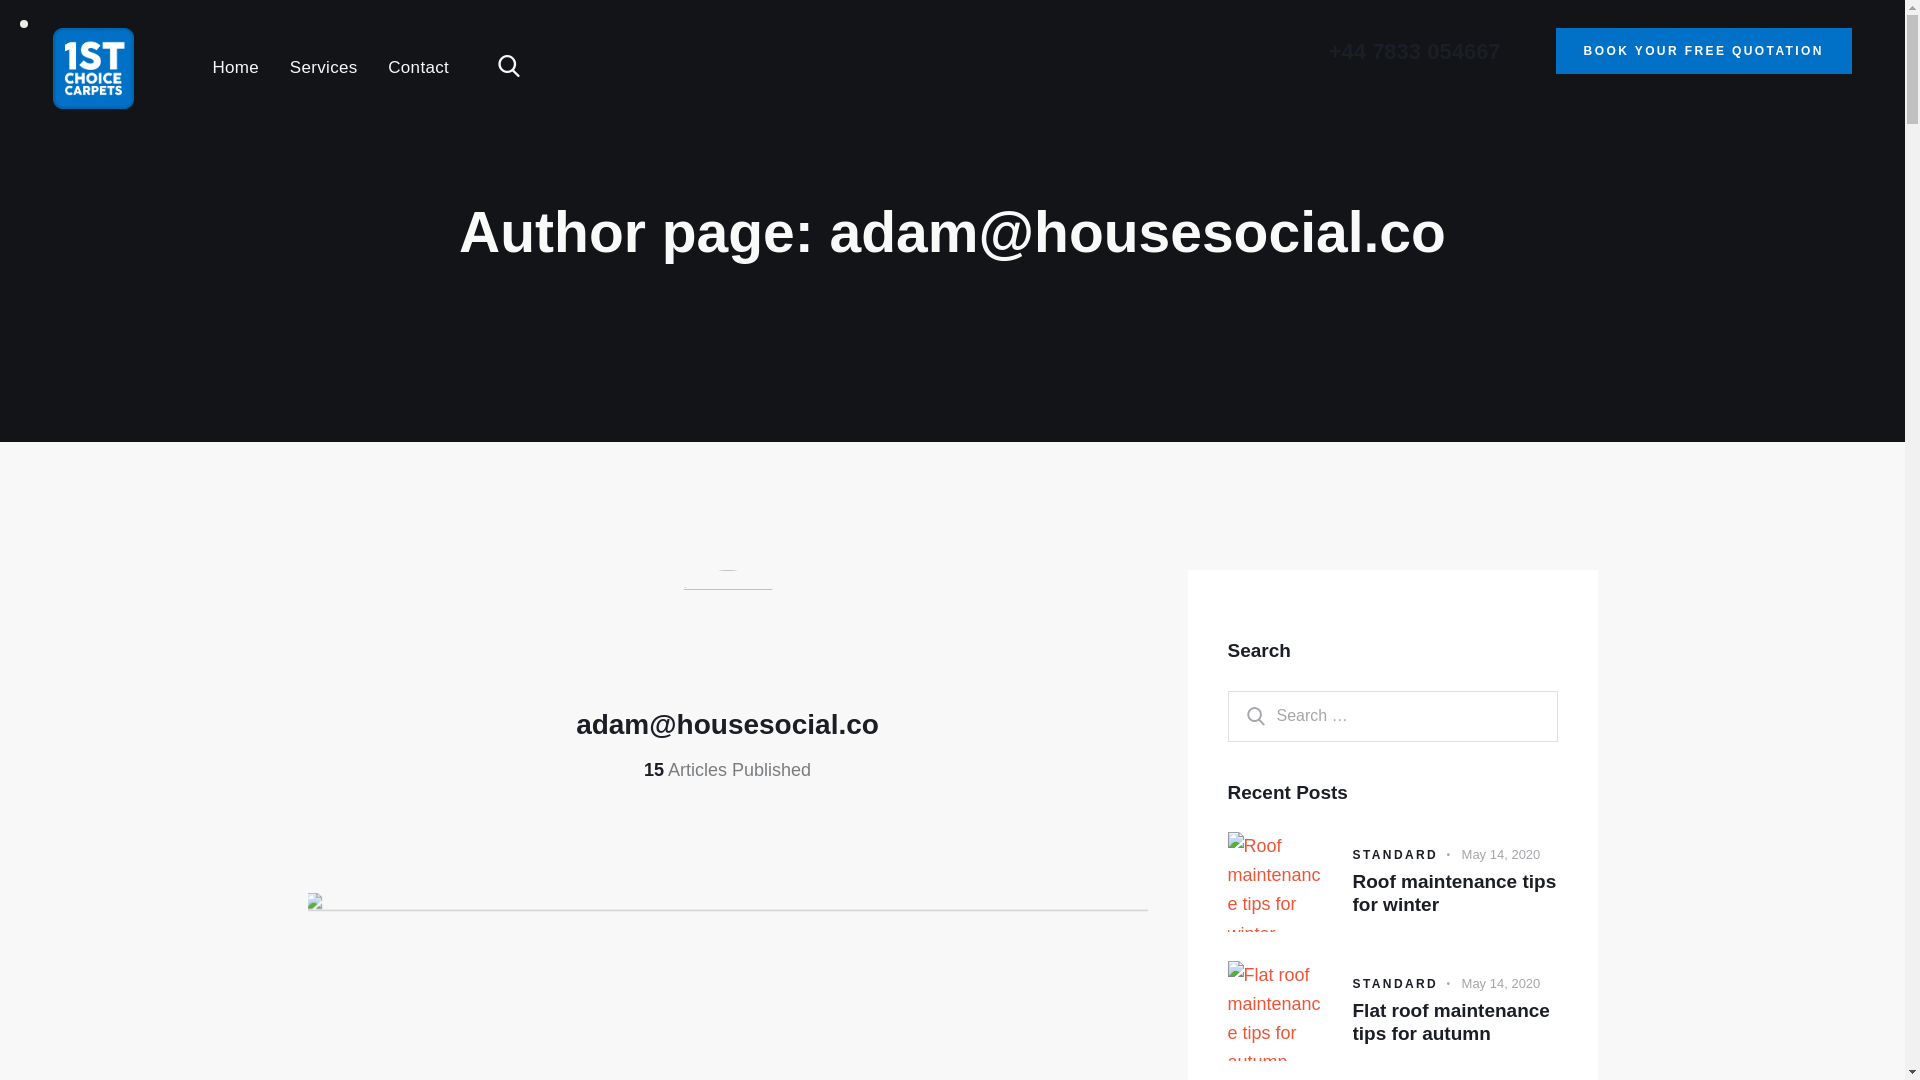 The image size is (1920, 1080). I want to click on 'Roof maintenance tips for winter', so click(1352, 893).